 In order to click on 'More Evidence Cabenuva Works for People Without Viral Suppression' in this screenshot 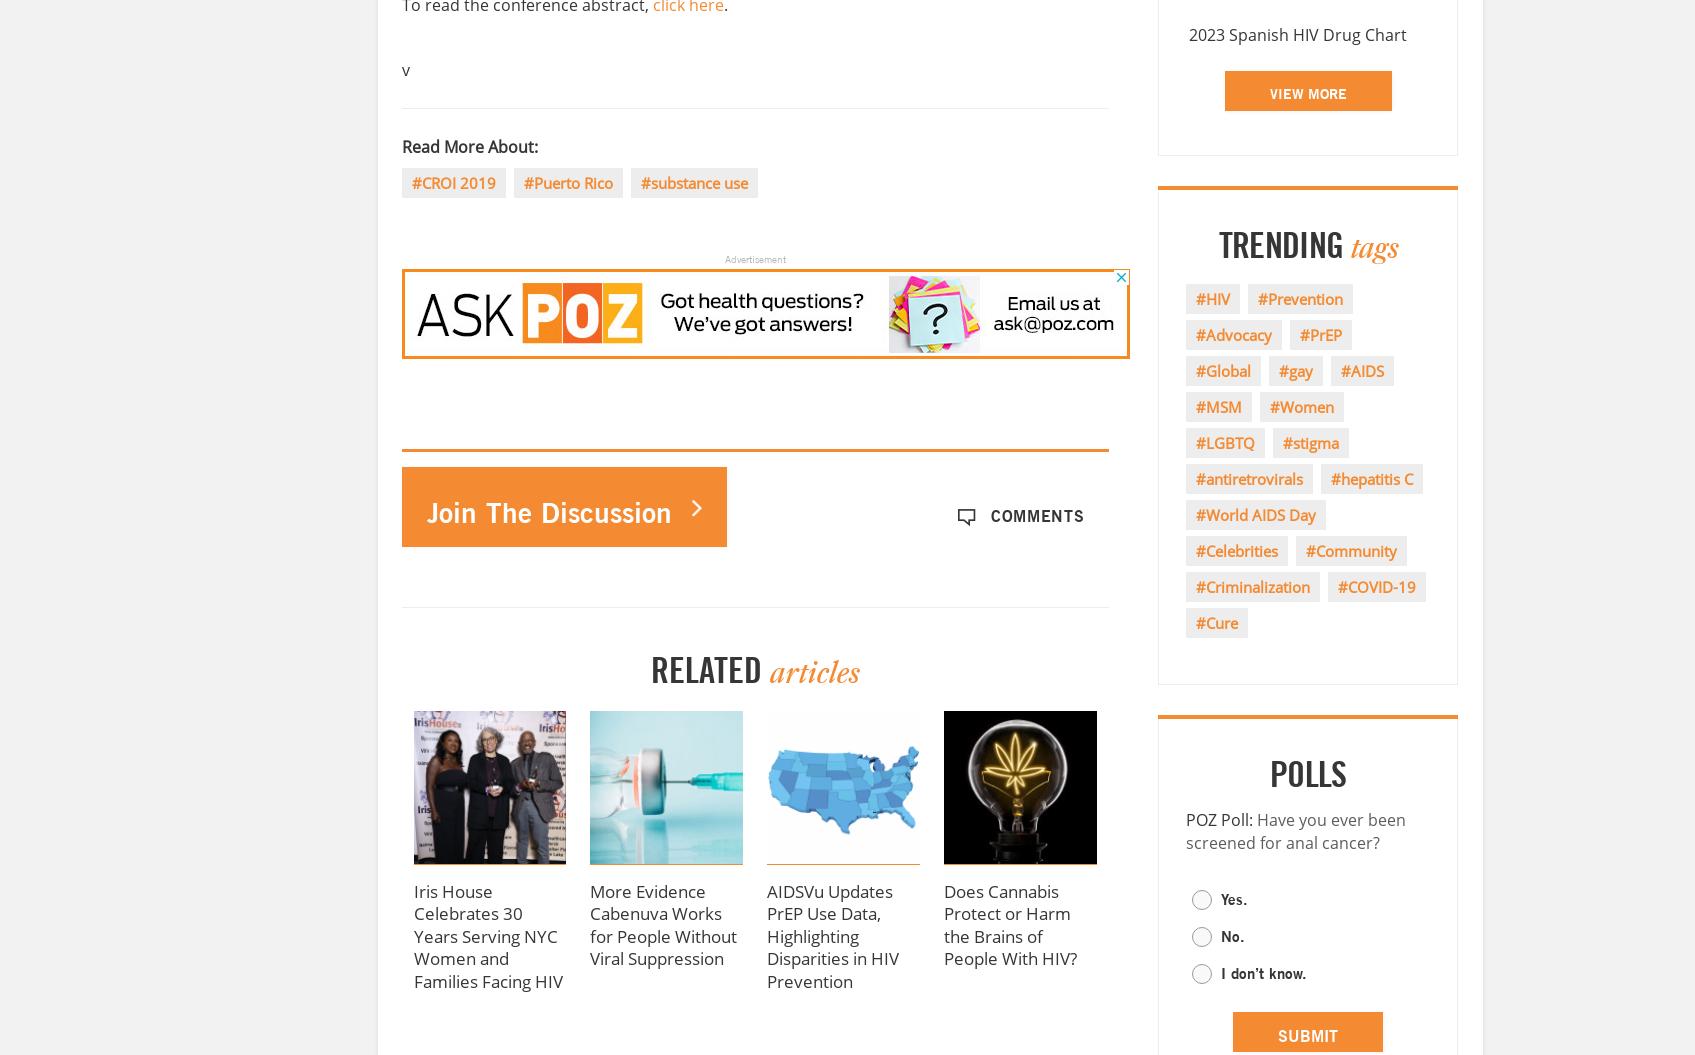, I will do `click(663, 923)`.